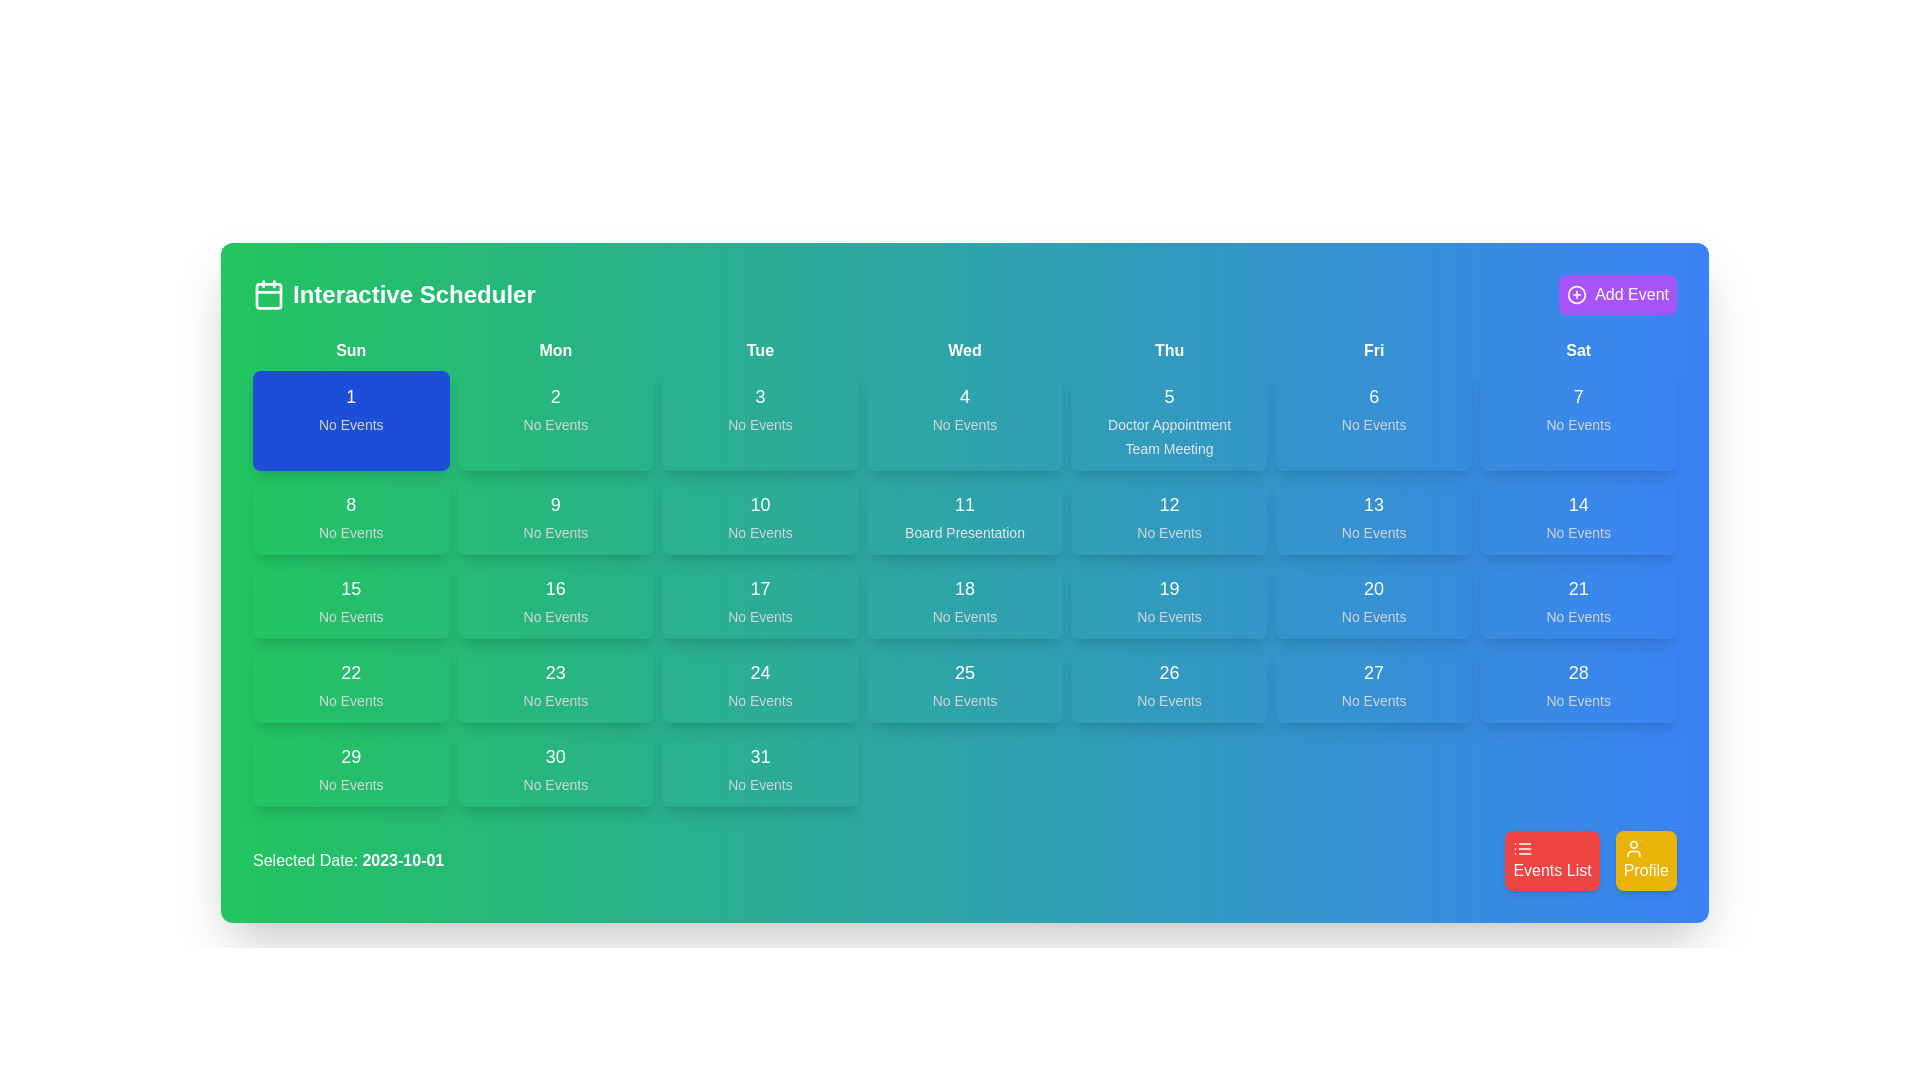  Describe the element at coordinates (1169, 419) in the screenshot. I see `the Calendar day cell for 'Thu' which contains the numeral '5' and the events 'Doctor Appointment' and 'Team Meeting'` at that location.